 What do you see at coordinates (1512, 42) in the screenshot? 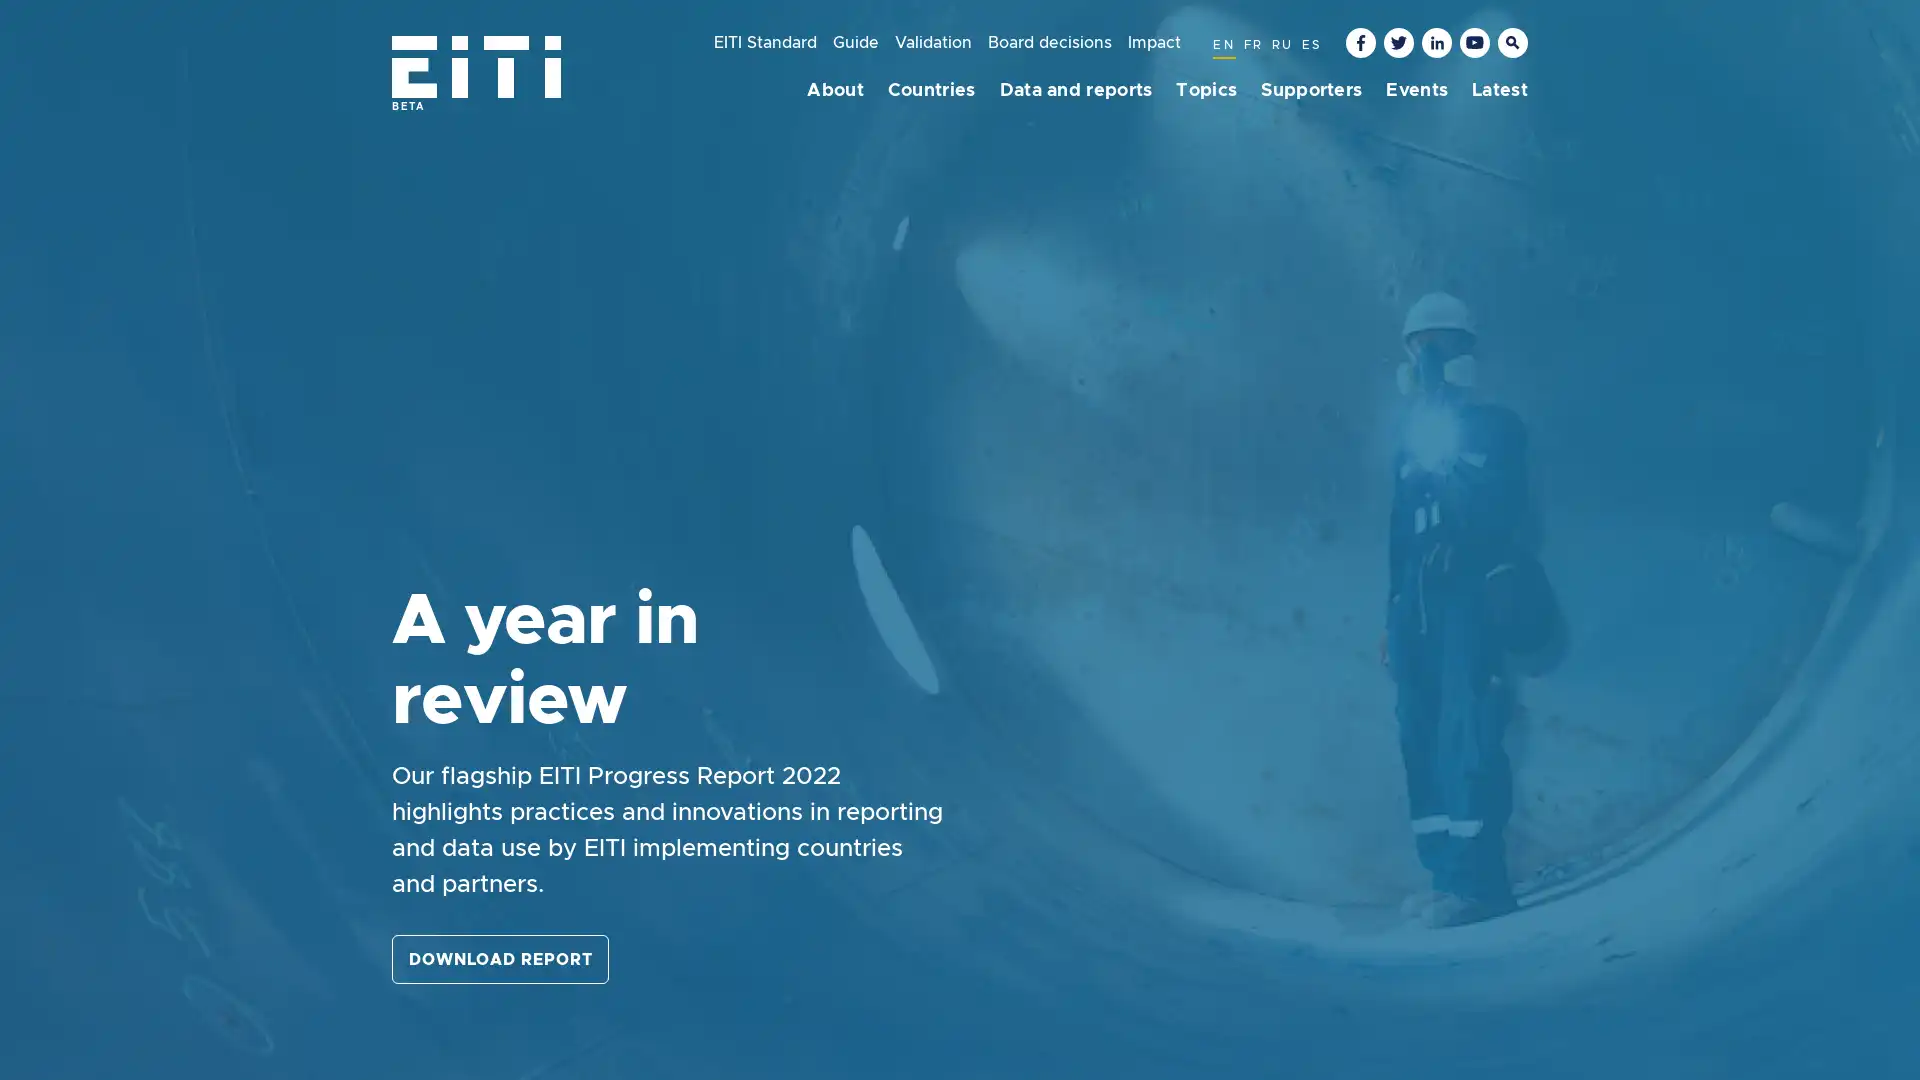
I see `Toggle the keyword search input` at bounding box center [1512, 42].